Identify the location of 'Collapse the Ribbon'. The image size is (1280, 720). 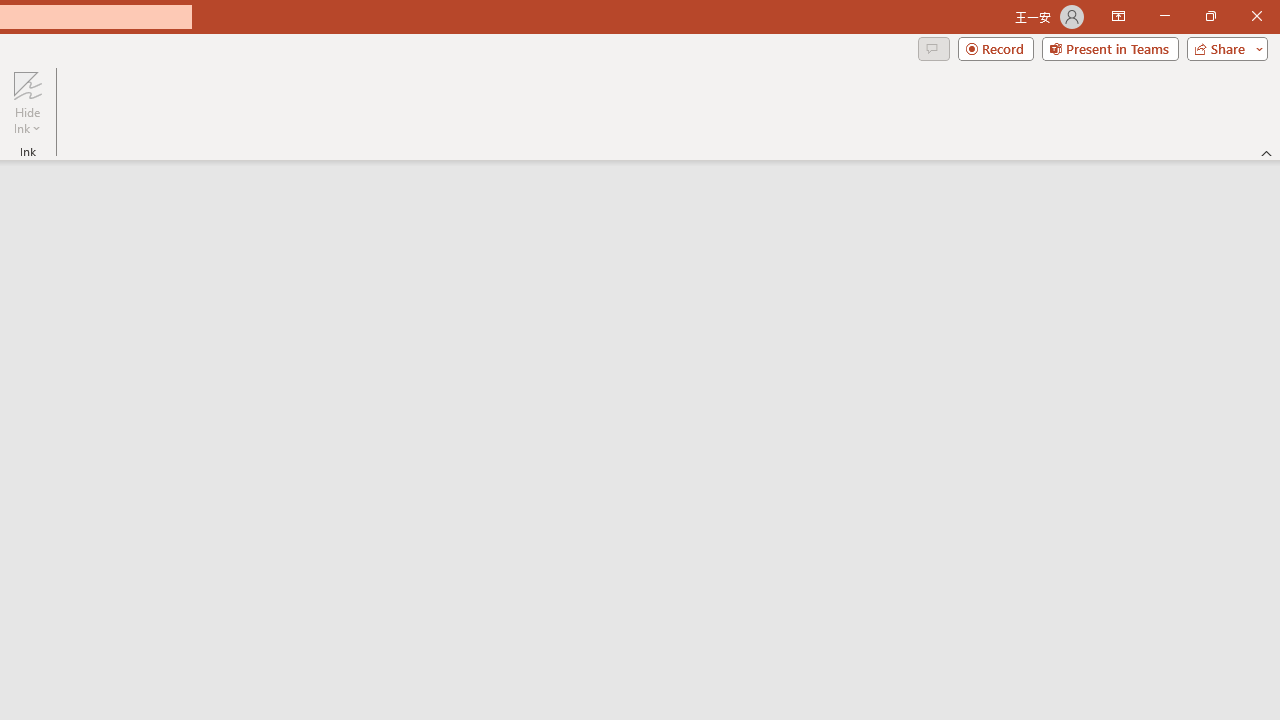
(1266, 152).